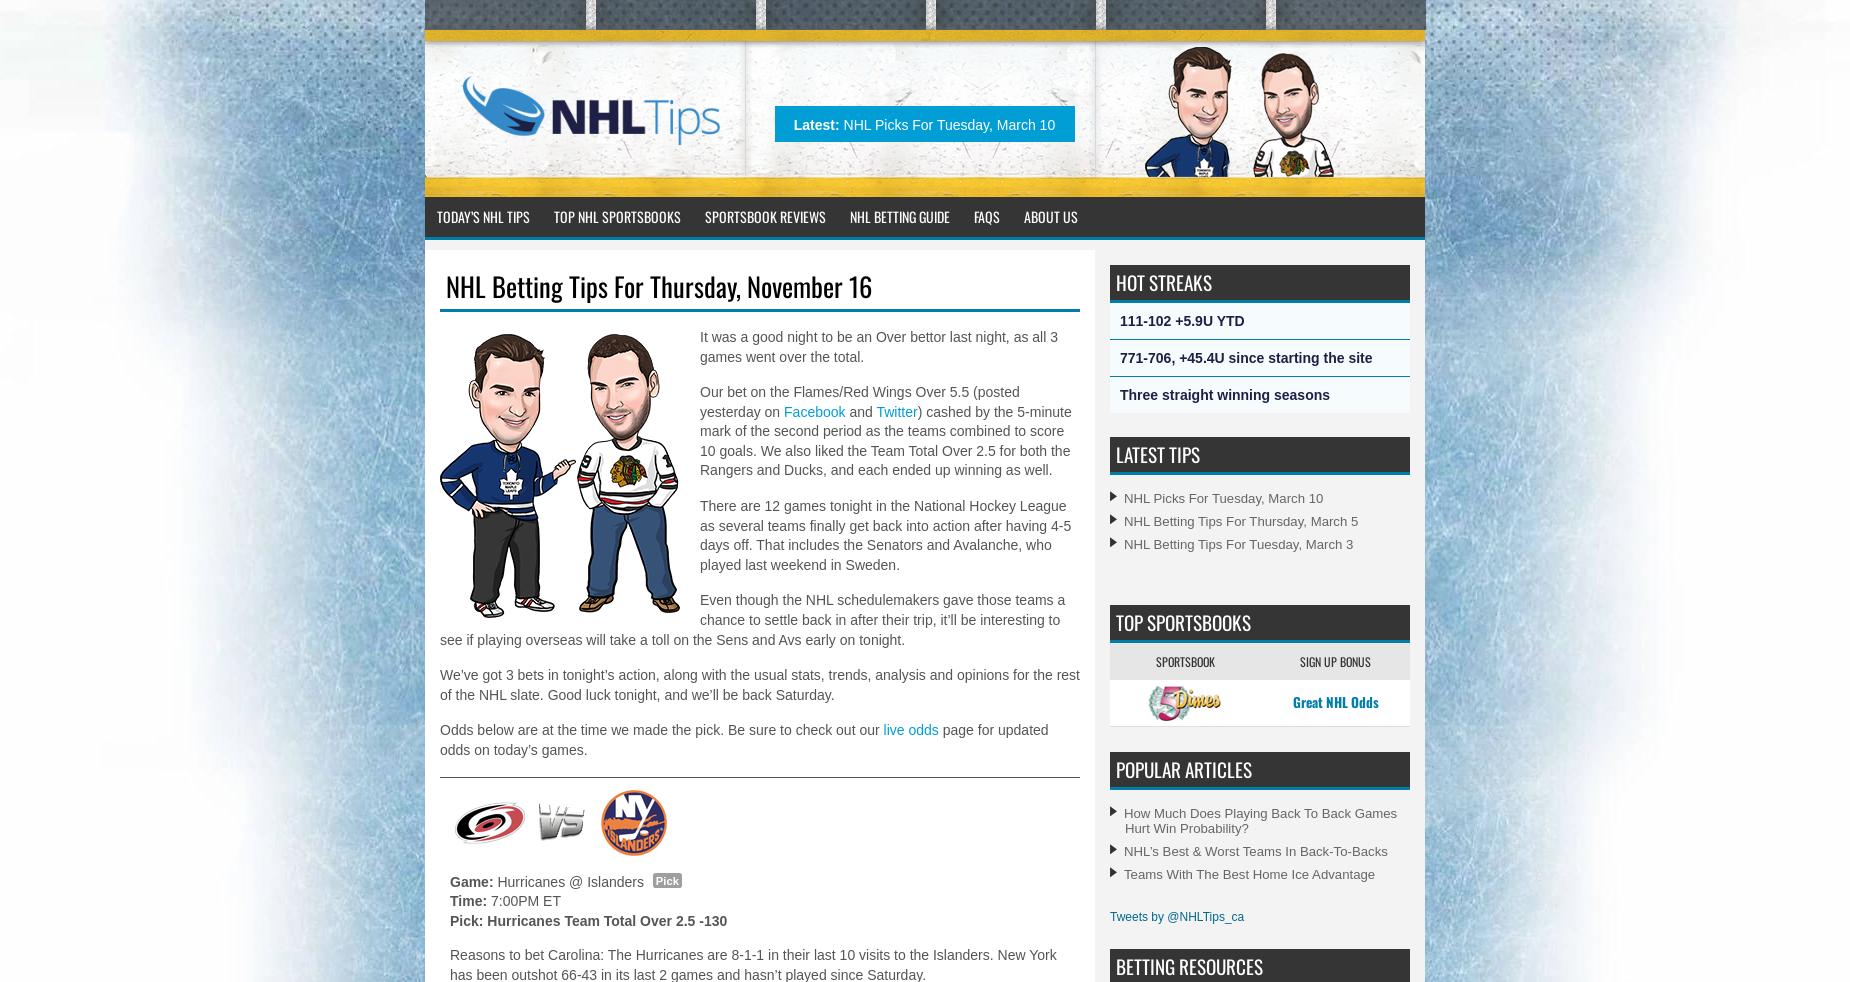 The width and height of the screenshot is (1850, 982). I want to click on '111-102 +5.9U YTD', so click(1180, 321).